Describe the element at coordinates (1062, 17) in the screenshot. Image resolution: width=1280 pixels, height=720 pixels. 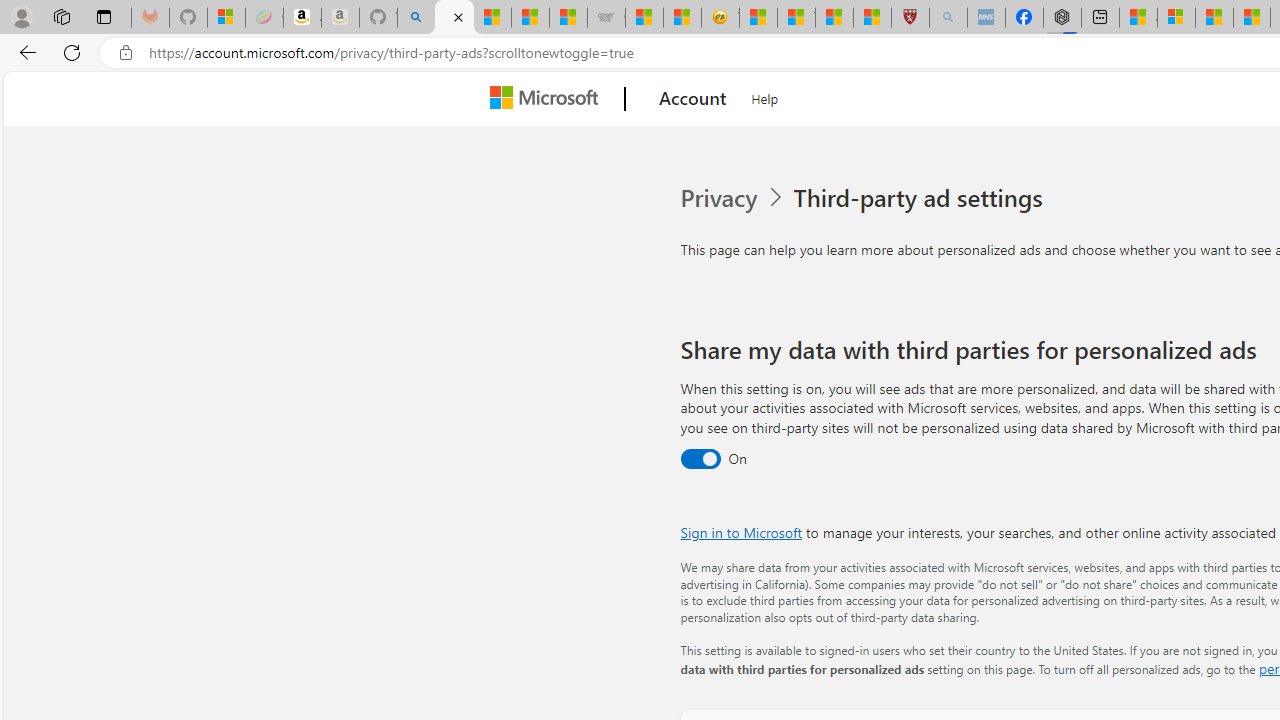
I see `'Nordace - Nordace Siena Is Not An Ordinary Backpack'` at that location.